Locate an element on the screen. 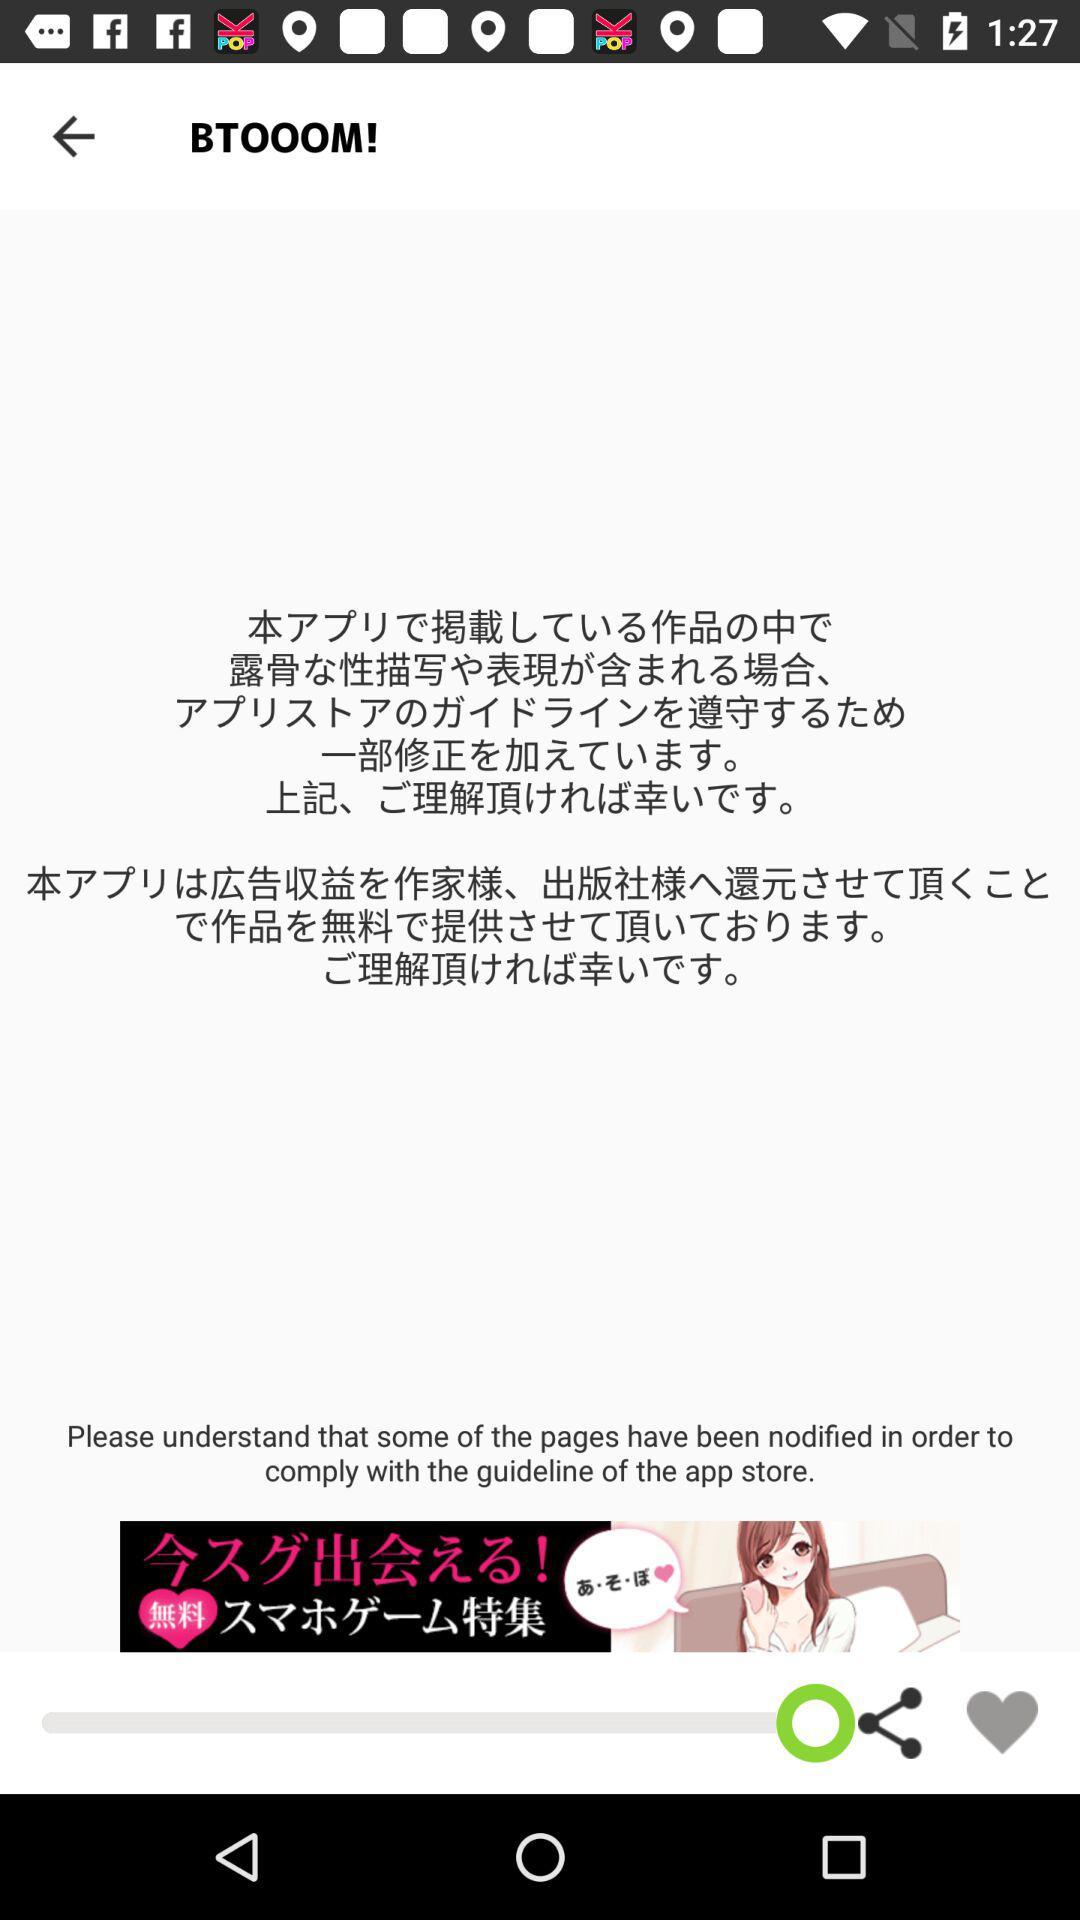 The width and height of the screenshot is (1080, 1920). share is located at coordinates (890, 1722).